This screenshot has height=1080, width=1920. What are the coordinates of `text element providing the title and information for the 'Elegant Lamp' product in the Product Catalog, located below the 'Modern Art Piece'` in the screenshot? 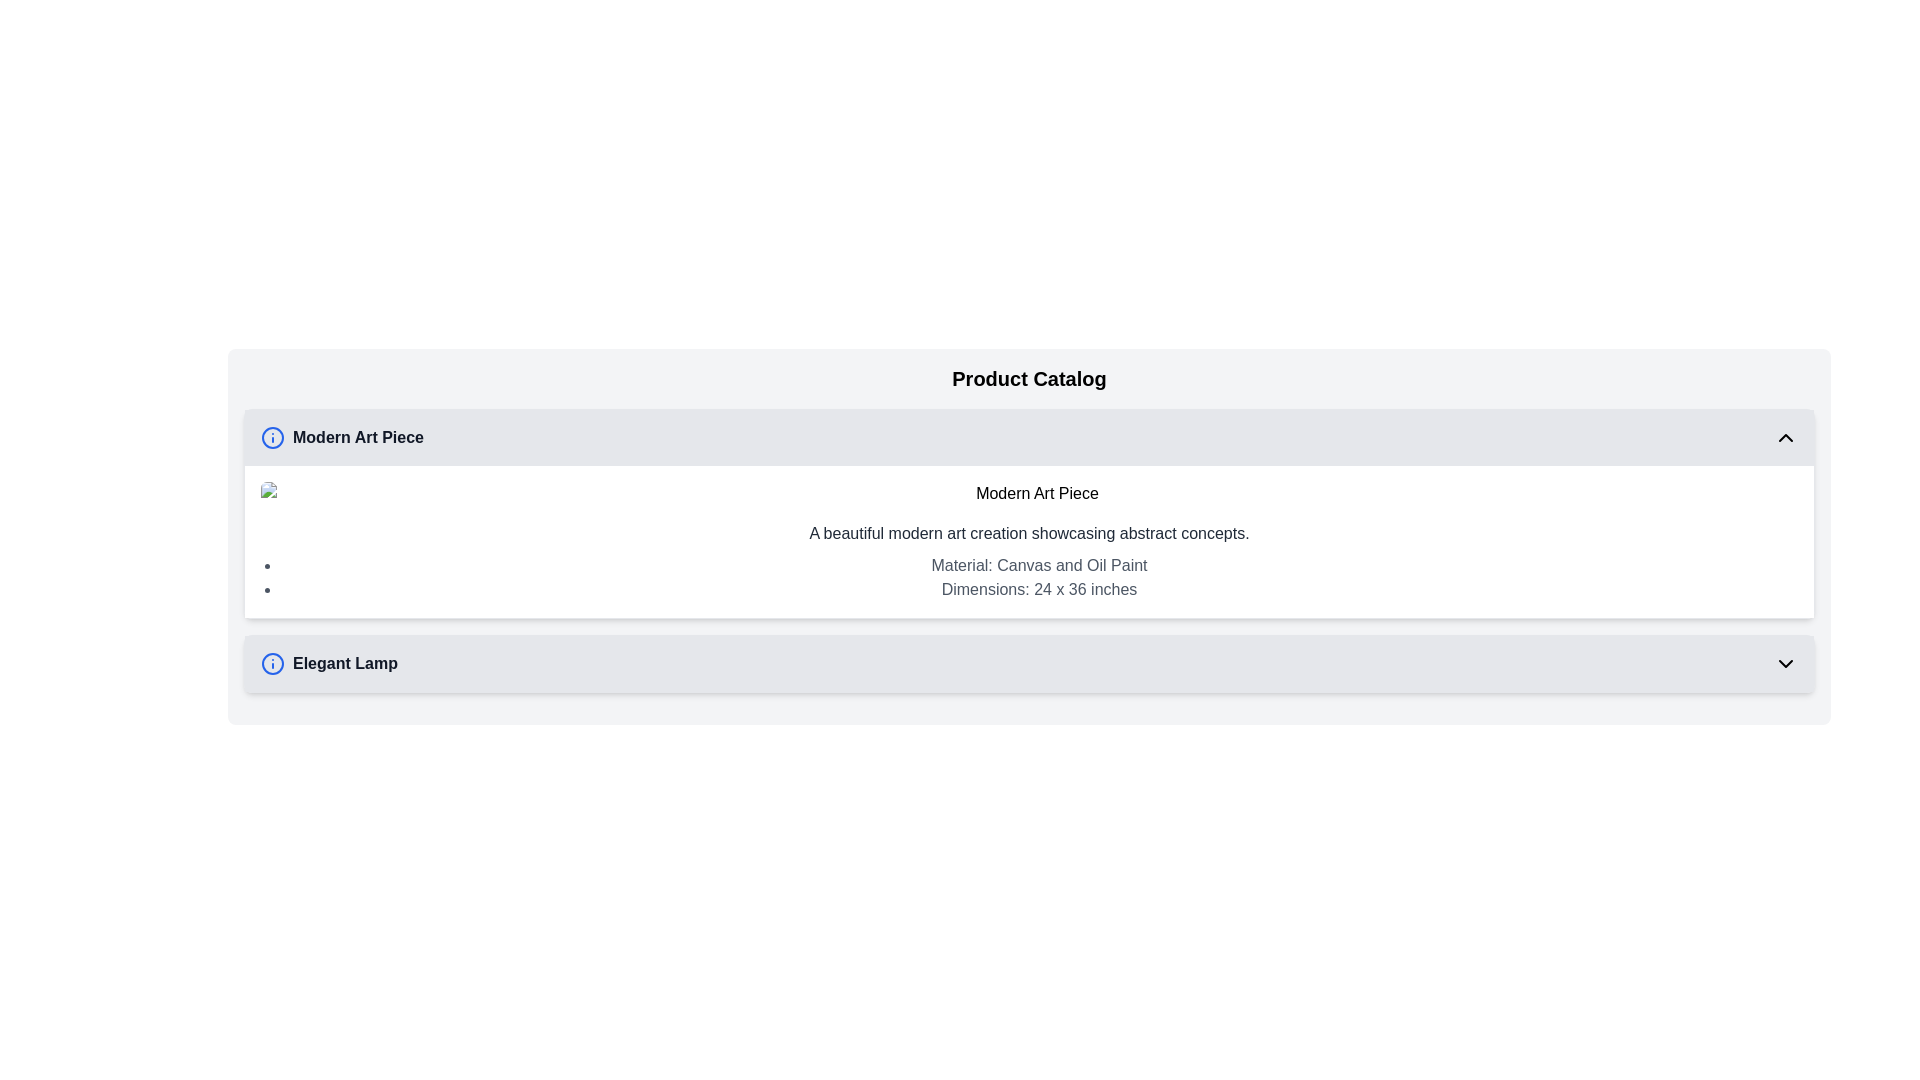 It's located at (329, 663).